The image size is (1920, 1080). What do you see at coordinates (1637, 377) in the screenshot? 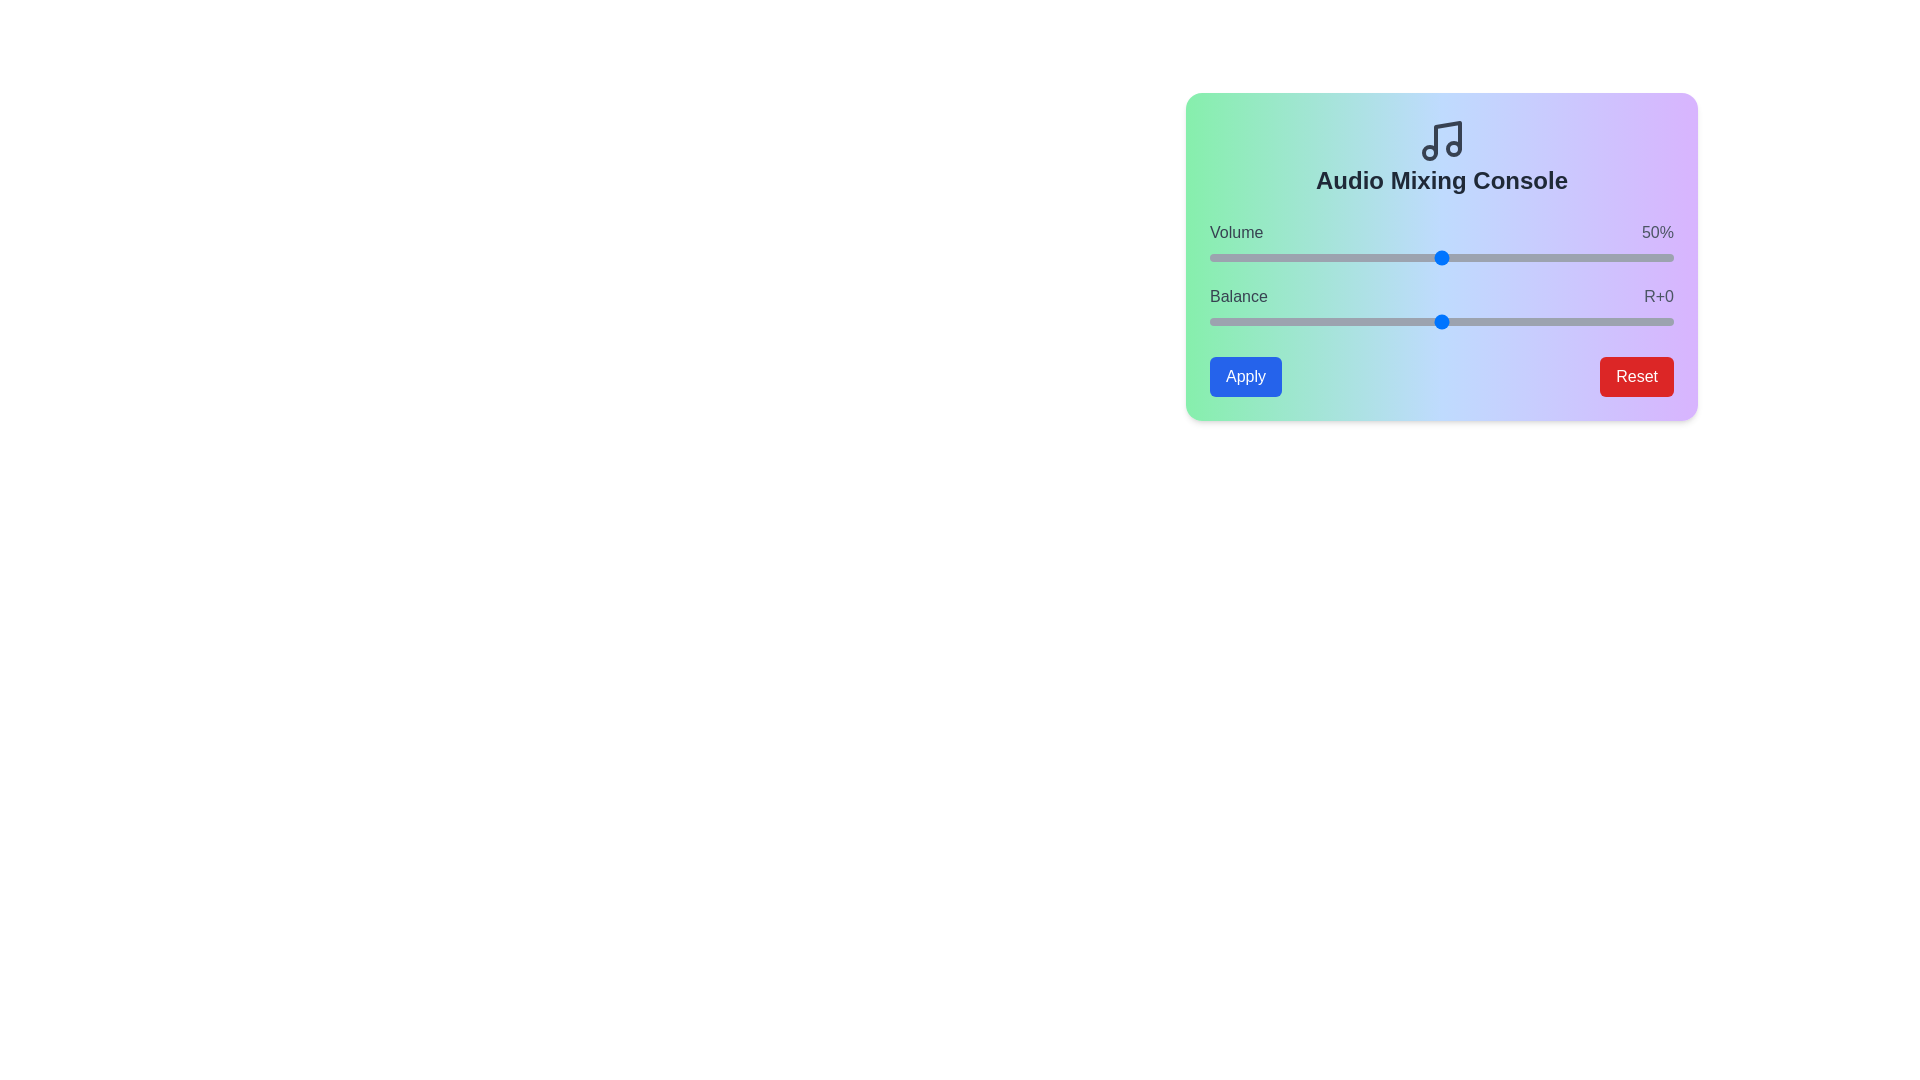
I see `the 'Reset' button for keyboard interaction accessibility. This button is positioned to the far right of the 'Apply' button within a horizontal arrangement at the bottom of a card-like component` at bounding box center [1637, 377].